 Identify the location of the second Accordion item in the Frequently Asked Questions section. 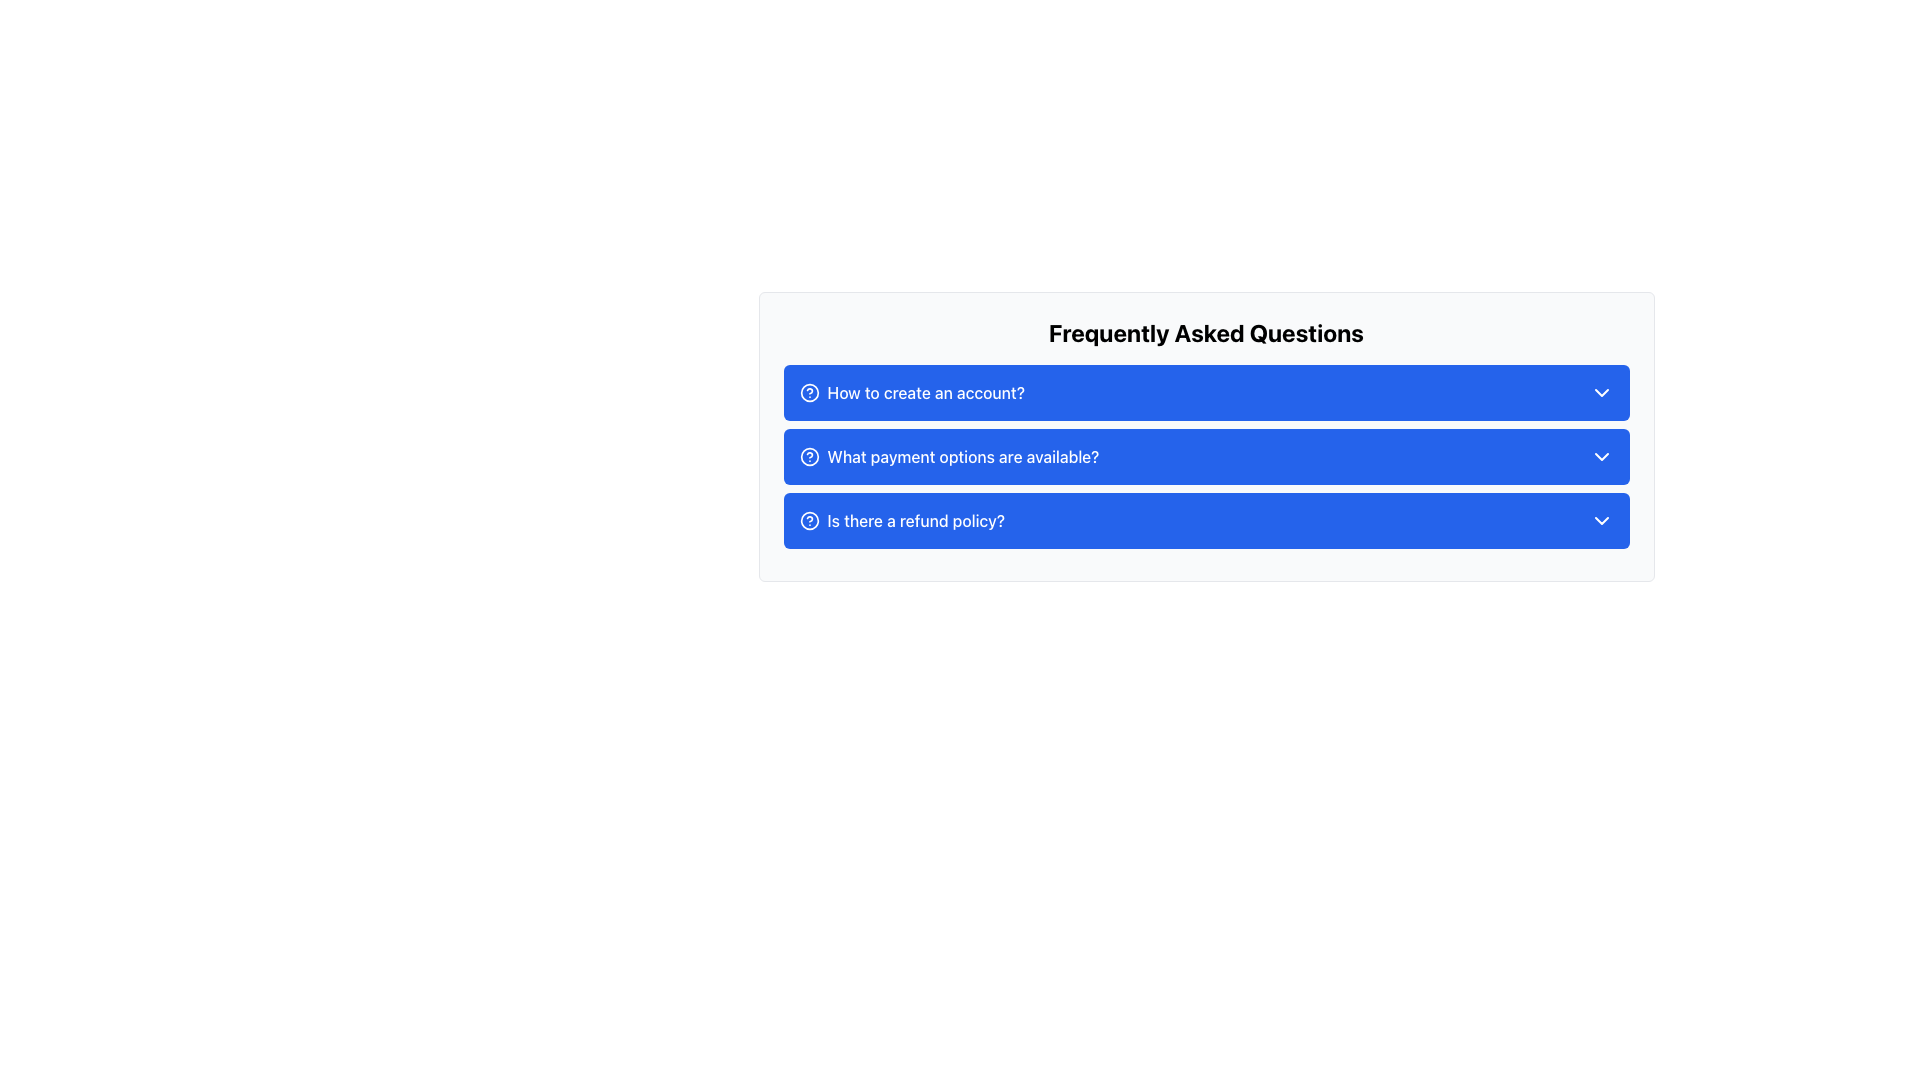
(1205, 435).